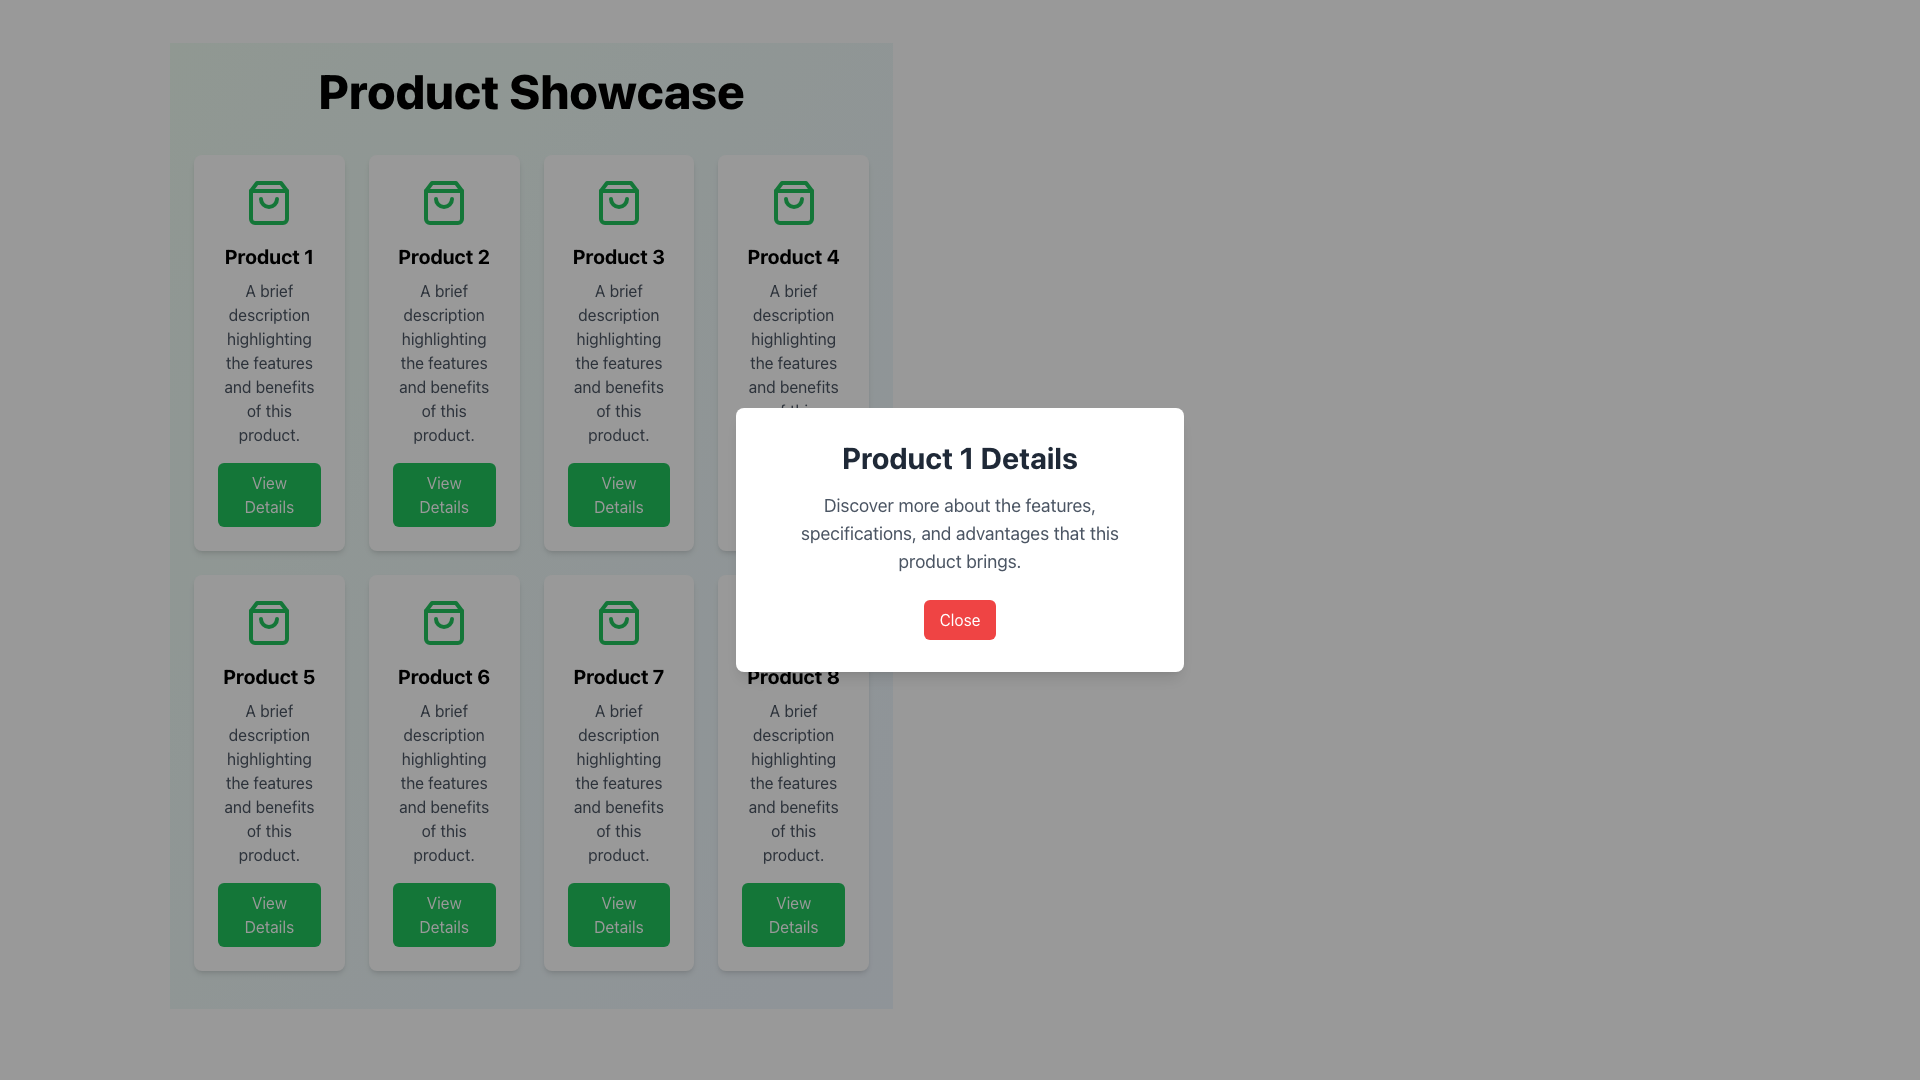 This screenshot has width=1920, height=1080. I want to click on the green shopping bag icon at the top center of the 'Product 6' card, which is visually distinct with a green outline and positioned above the product title, so click(443, 622).